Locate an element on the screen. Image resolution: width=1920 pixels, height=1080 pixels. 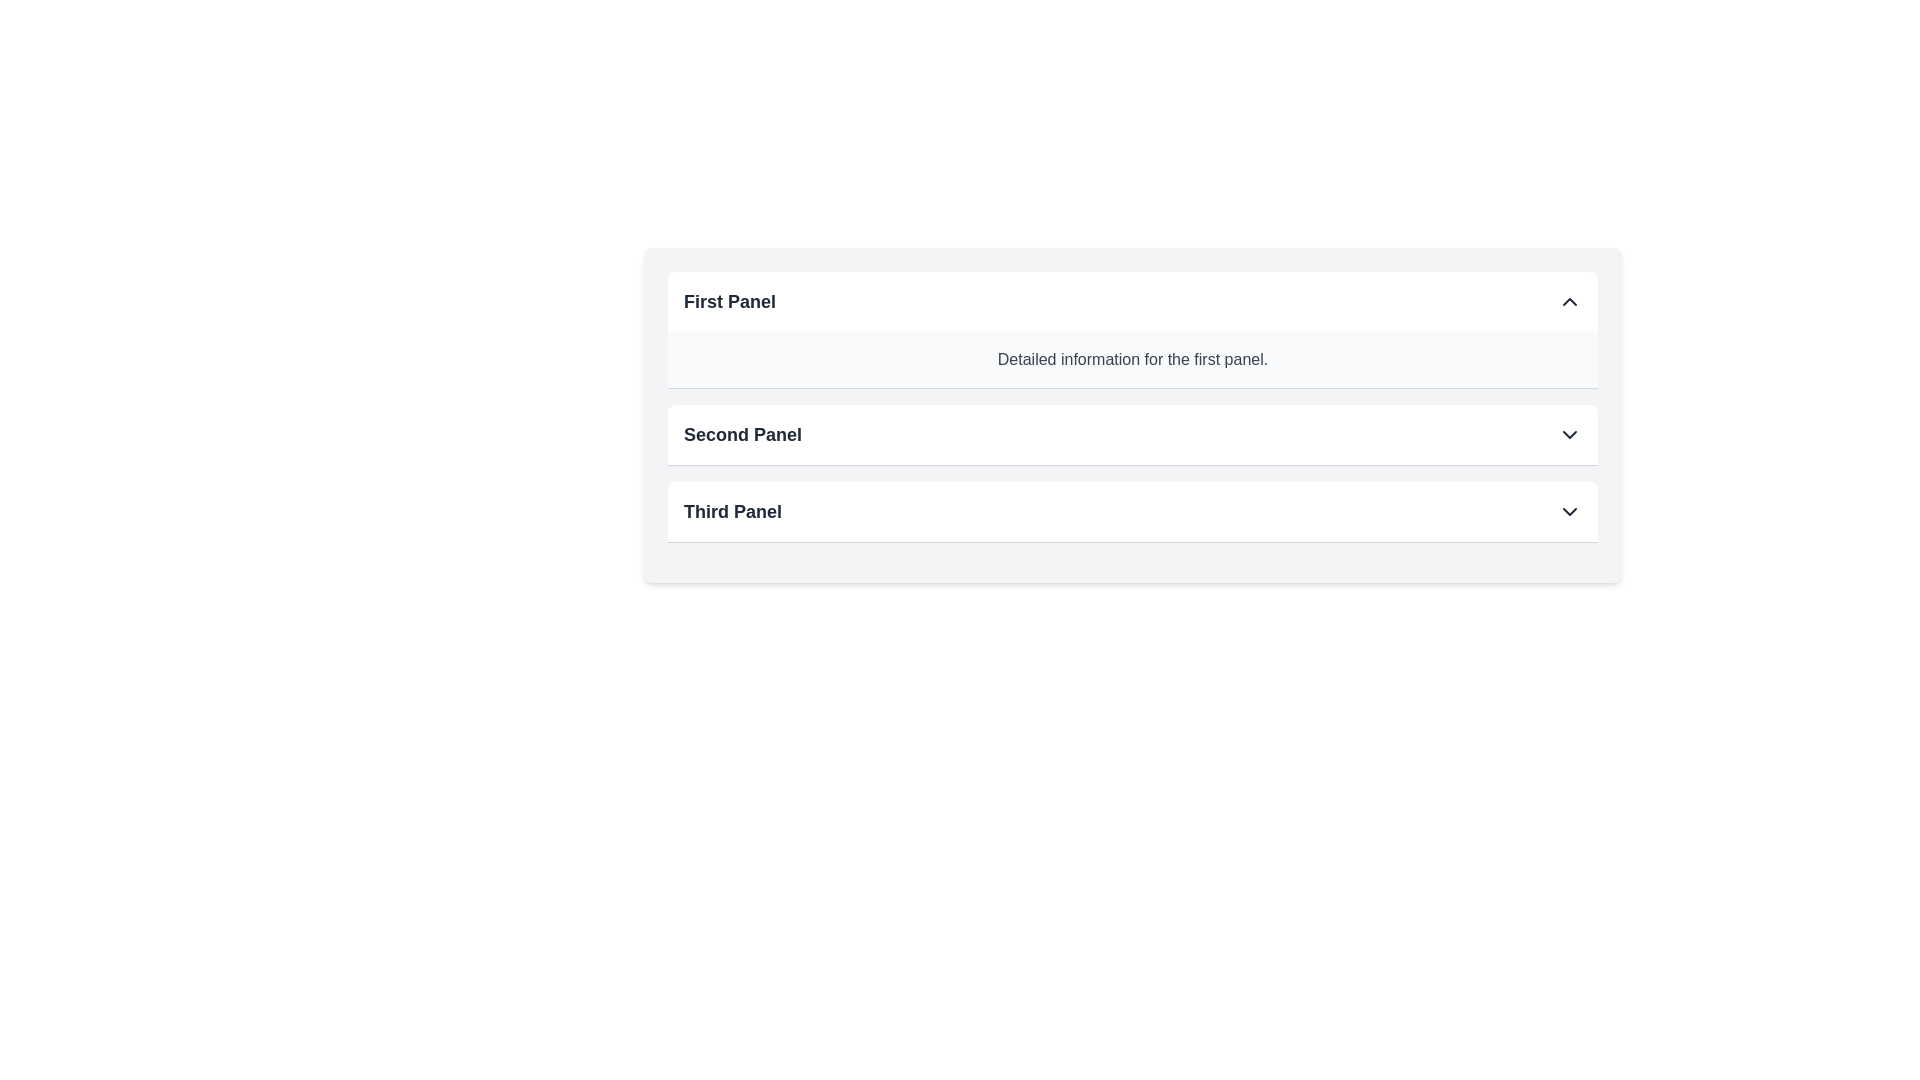
the Text Label element that reads 'Second Panel', which is styled in bold dark gray and positioned near the top-middle area of the second section of a vertically stacked list of panels is located at coordinates (742, 434).